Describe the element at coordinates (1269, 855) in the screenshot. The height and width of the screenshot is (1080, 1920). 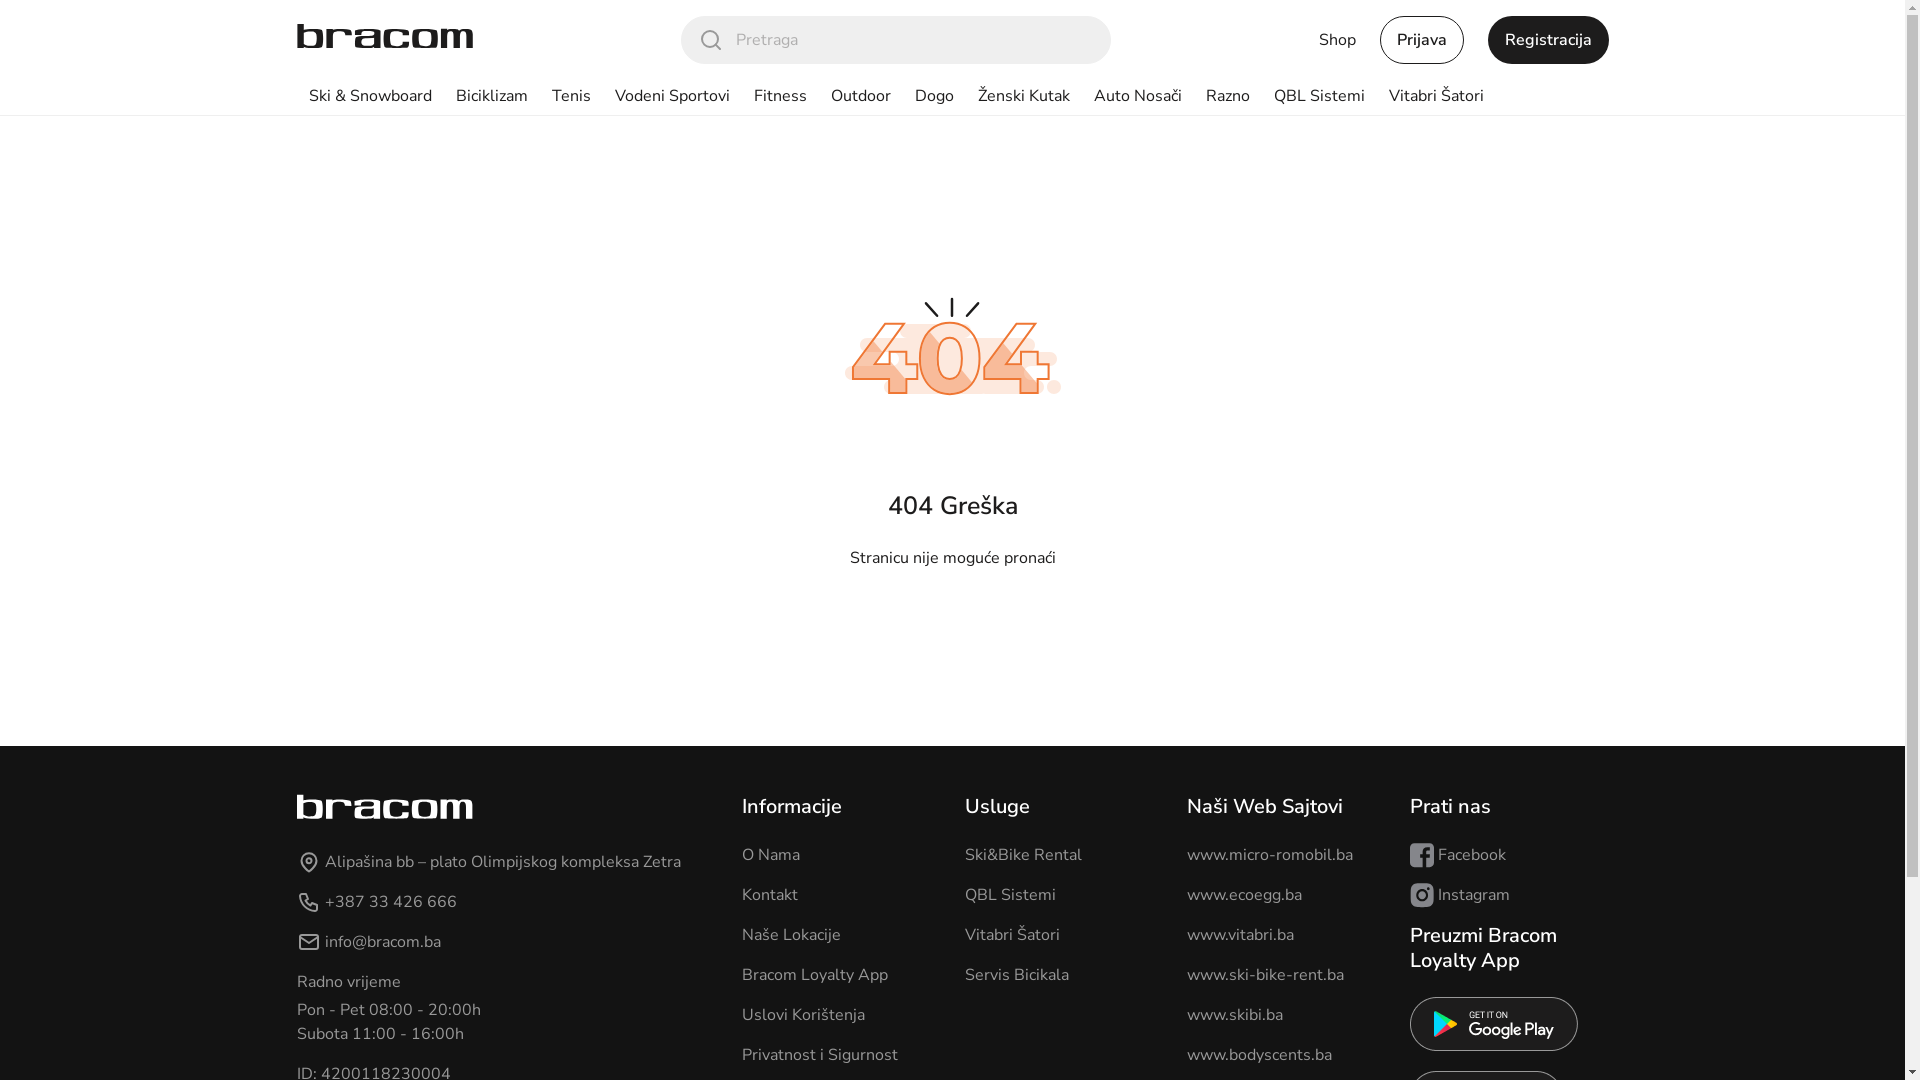
I see `'www.micro-romobil.ba'` at that location.